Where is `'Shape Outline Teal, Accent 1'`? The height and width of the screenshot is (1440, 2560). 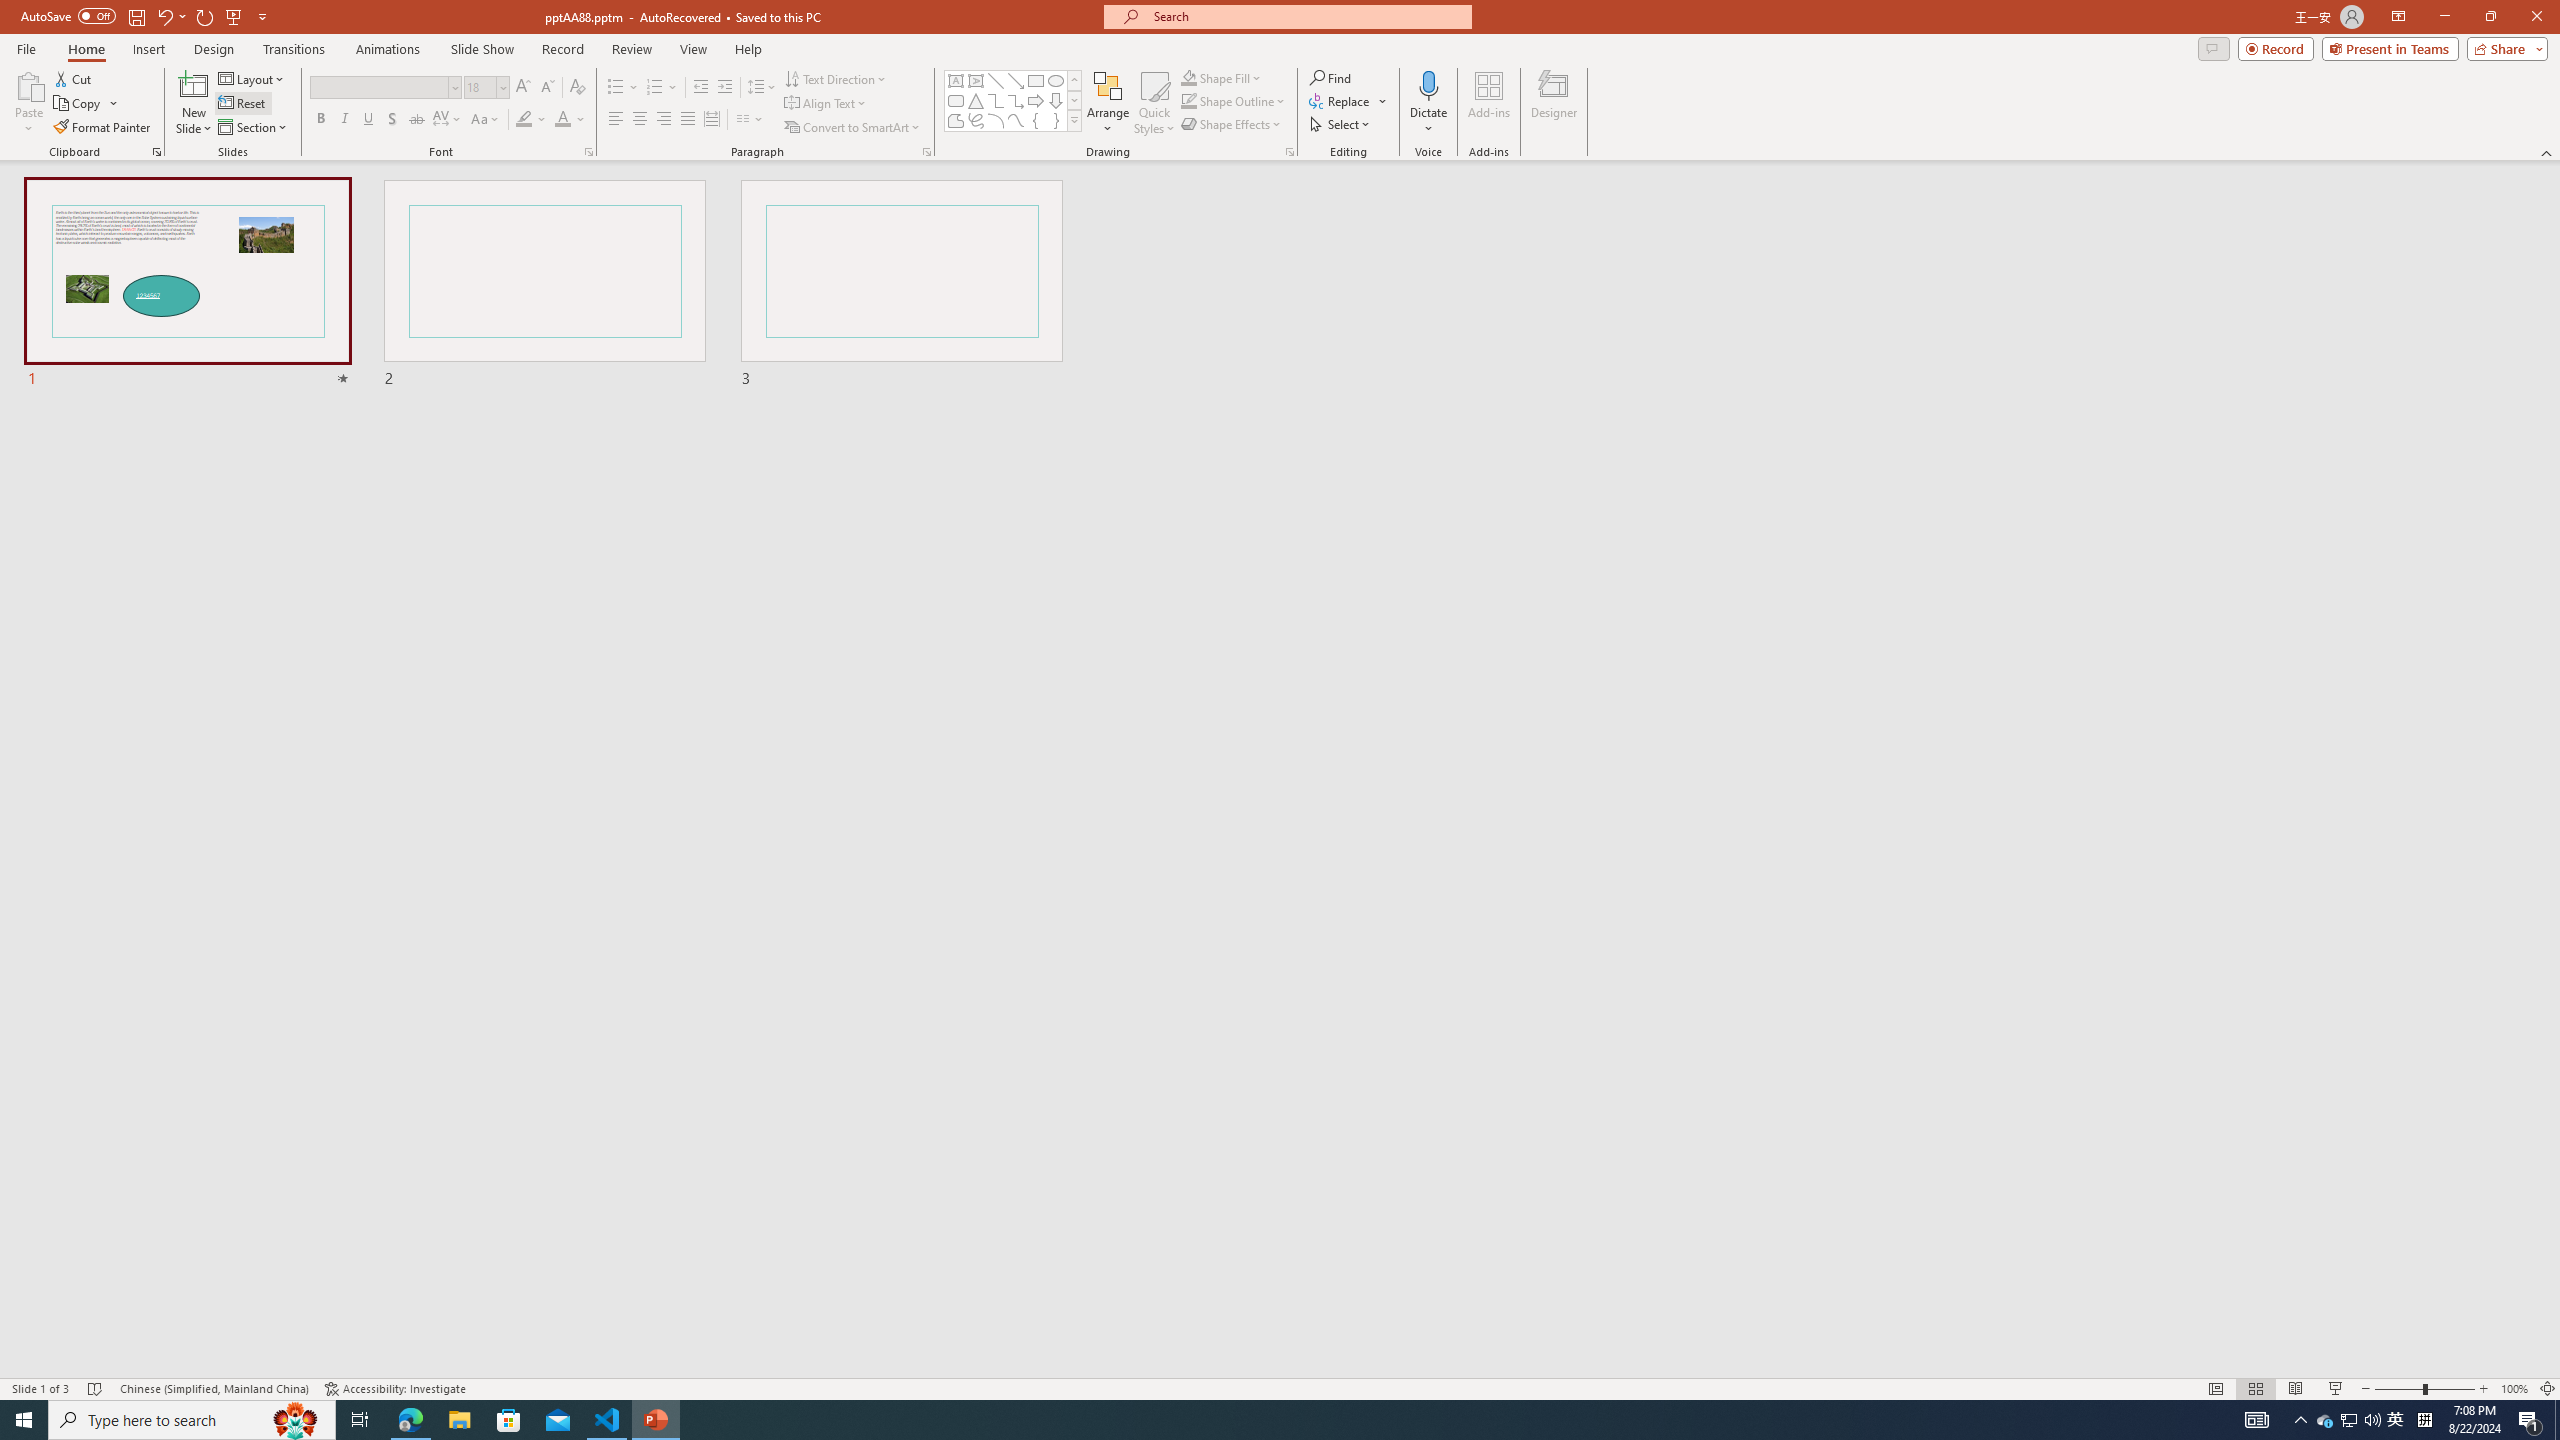 'Shape Outline Teal, Accent 1' is located at coordinates (1189, 99).